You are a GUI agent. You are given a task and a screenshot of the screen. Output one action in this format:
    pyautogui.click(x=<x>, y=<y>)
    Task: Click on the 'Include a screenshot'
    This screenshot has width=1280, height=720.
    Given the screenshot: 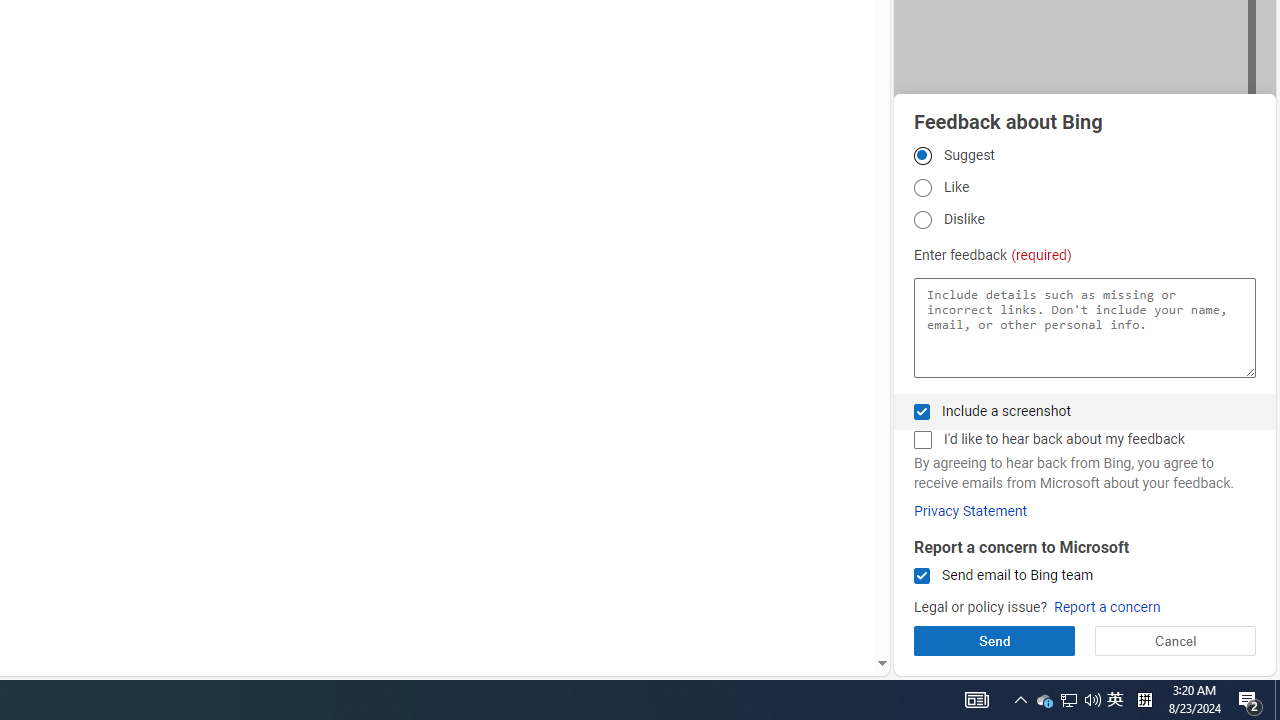 What is the action you would take?
    pyautogui.click(x=921, y=410)
    